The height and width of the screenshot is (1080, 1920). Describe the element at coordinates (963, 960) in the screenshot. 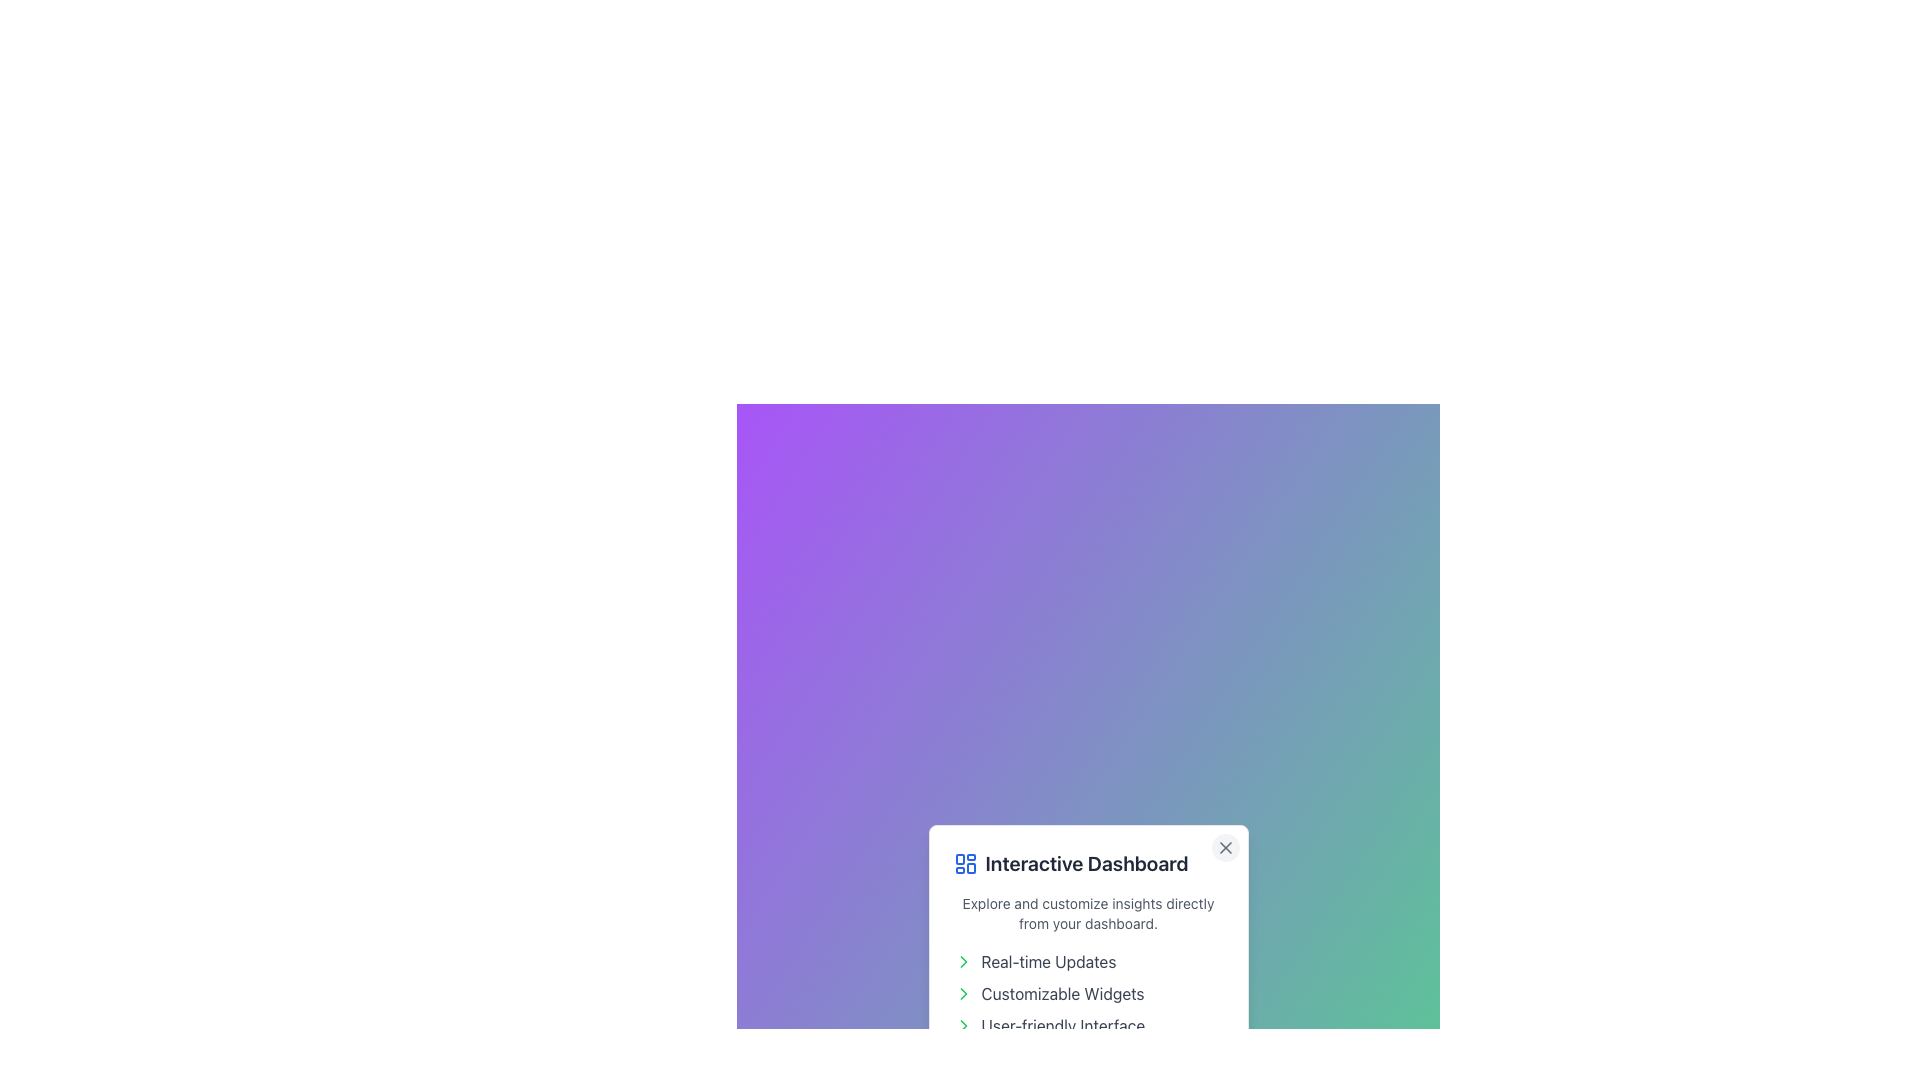

I see `the right-facing chevron arrow icon styled with green color, which is located to the left of the 'Real-time Updates' label` at that location.